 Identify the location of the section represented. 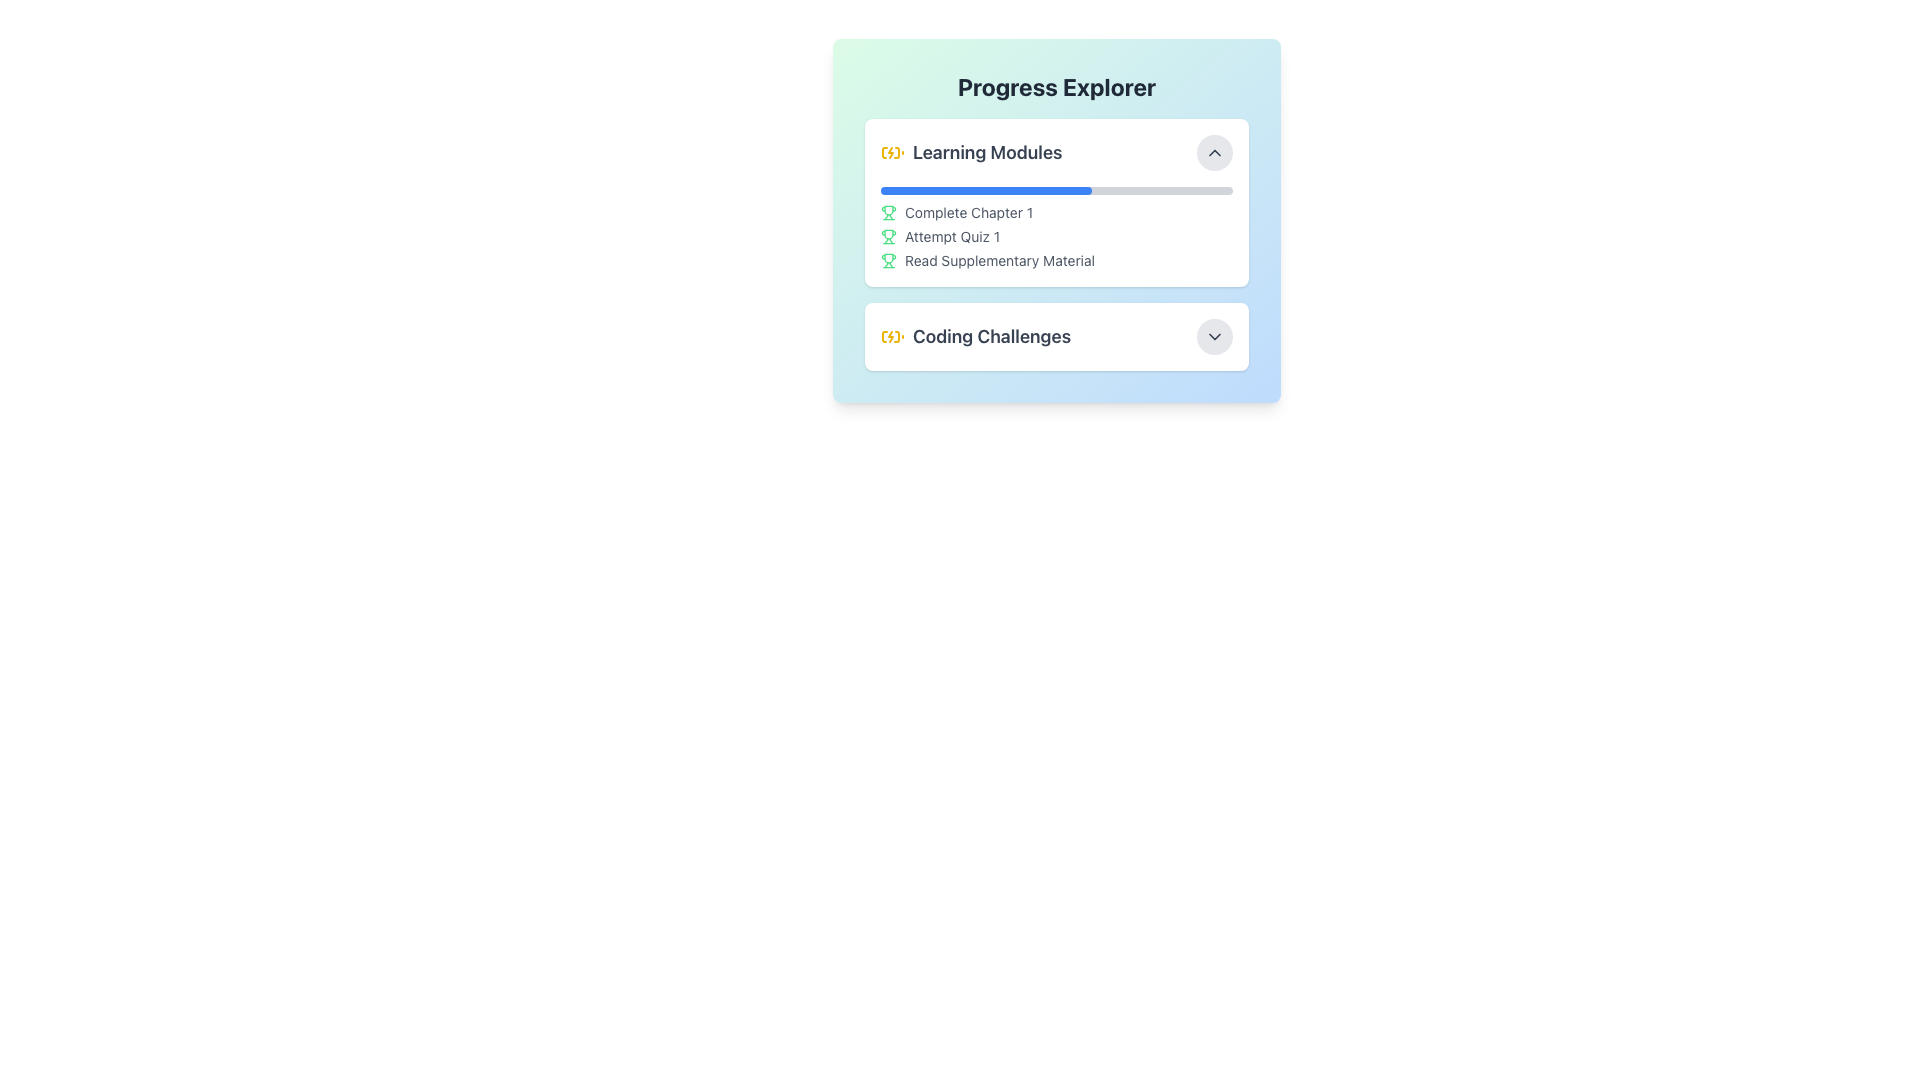
(987, 152).